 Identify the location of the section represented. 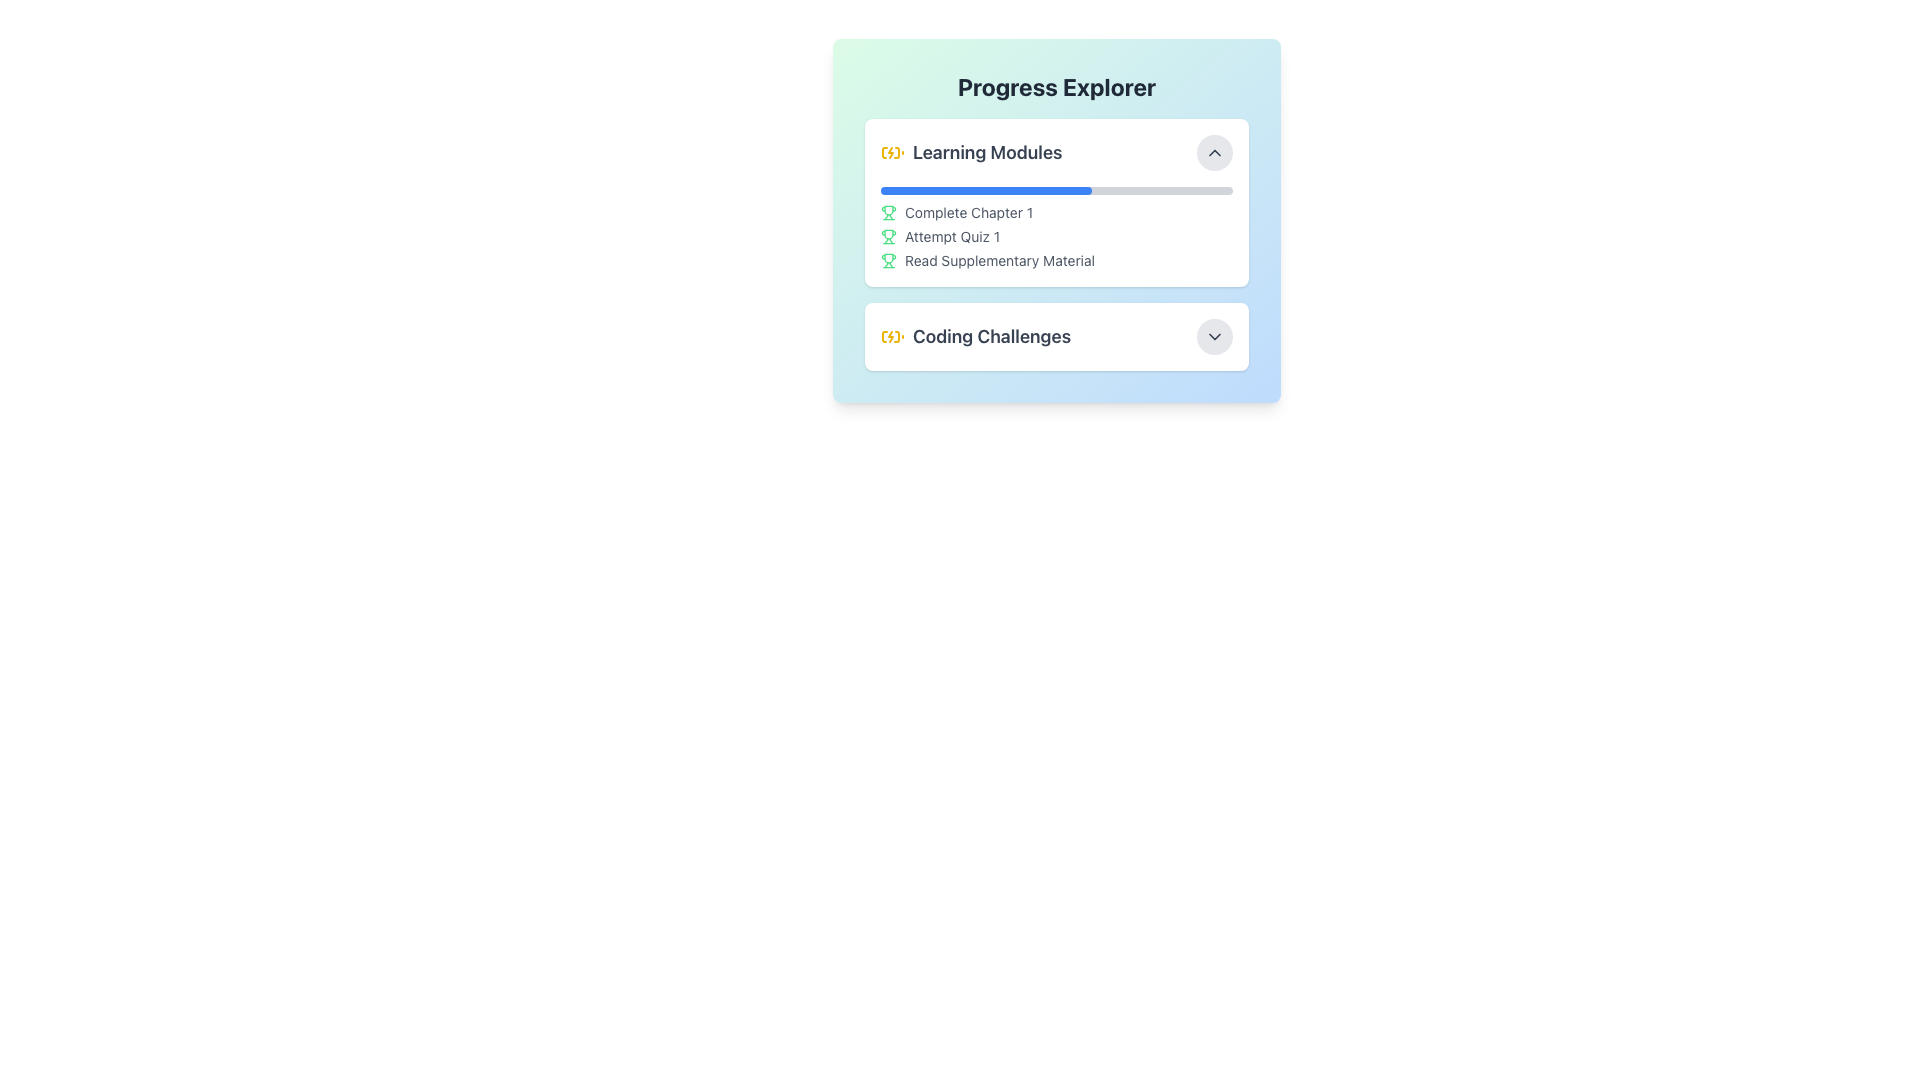
(987, 152).